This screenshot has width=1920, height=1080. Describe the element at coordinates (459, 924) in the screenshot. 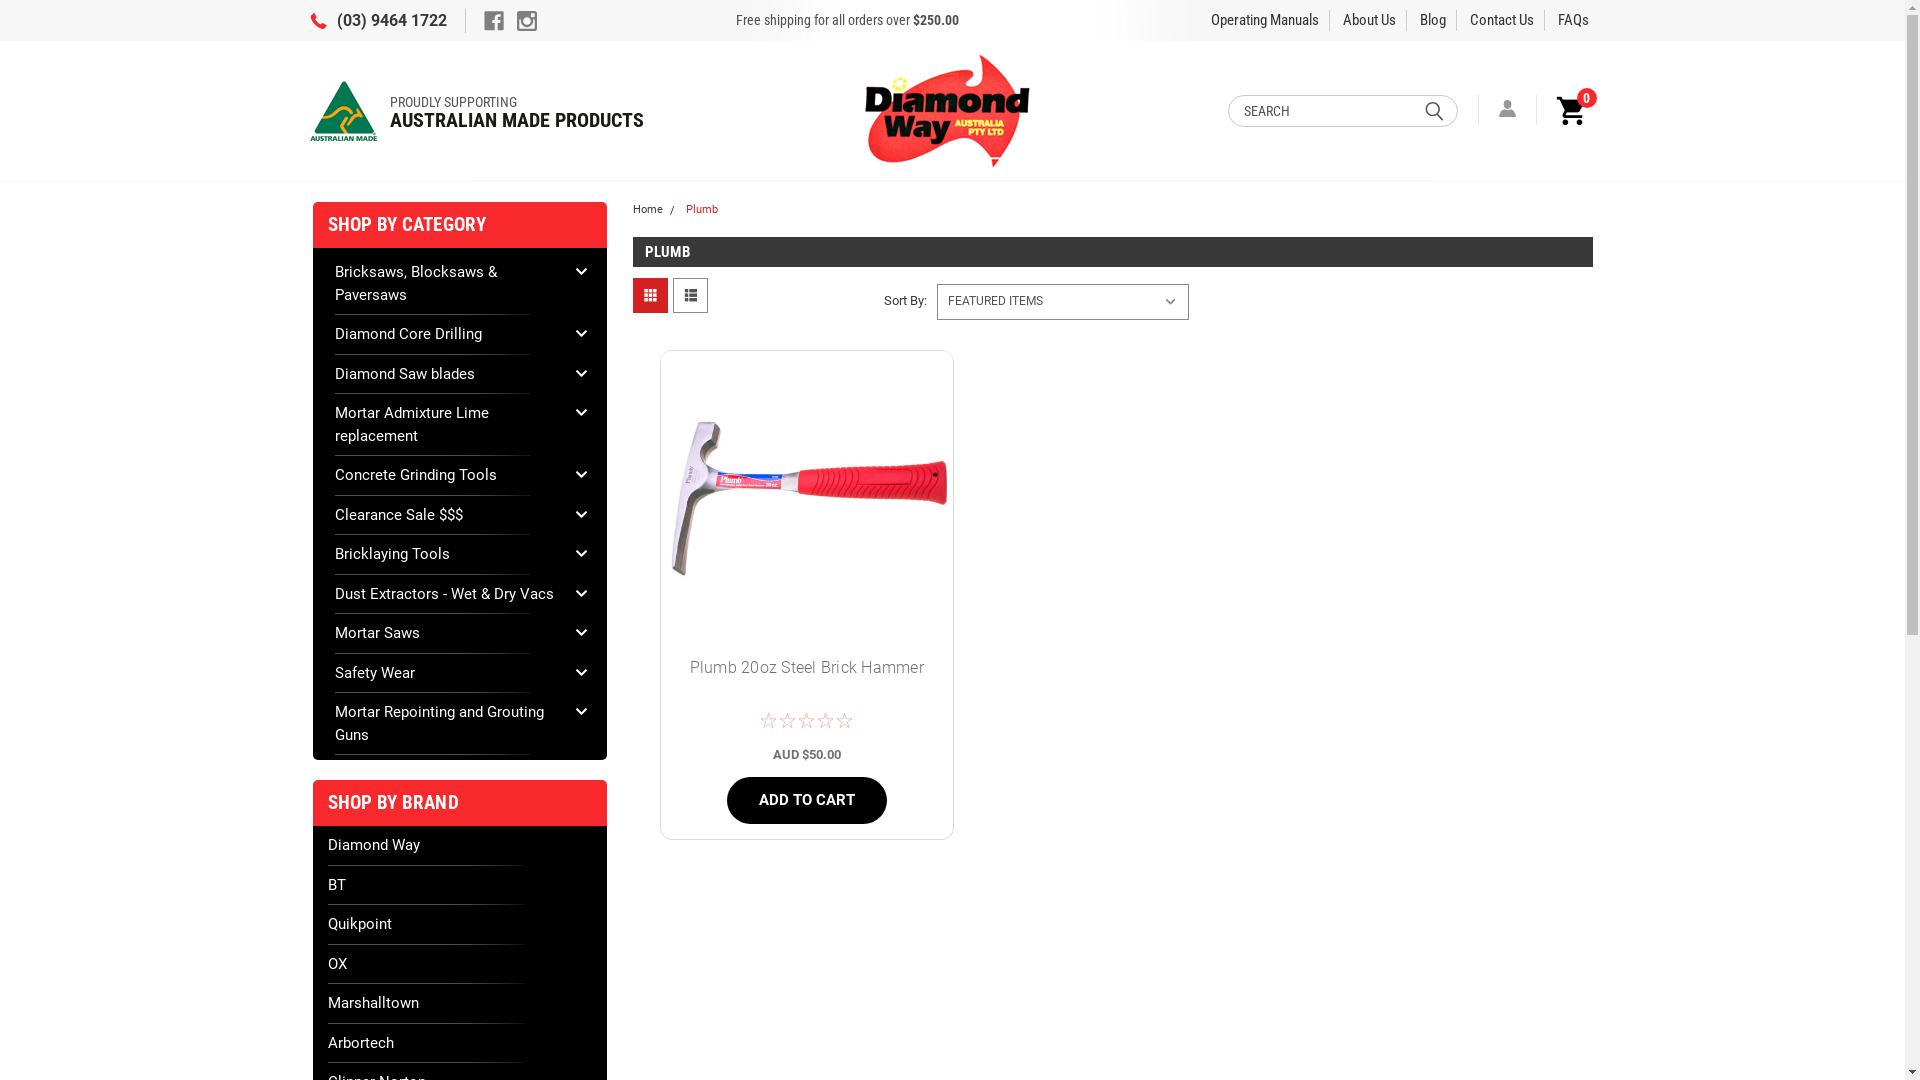

I see `'Quikpoint'` at that location.